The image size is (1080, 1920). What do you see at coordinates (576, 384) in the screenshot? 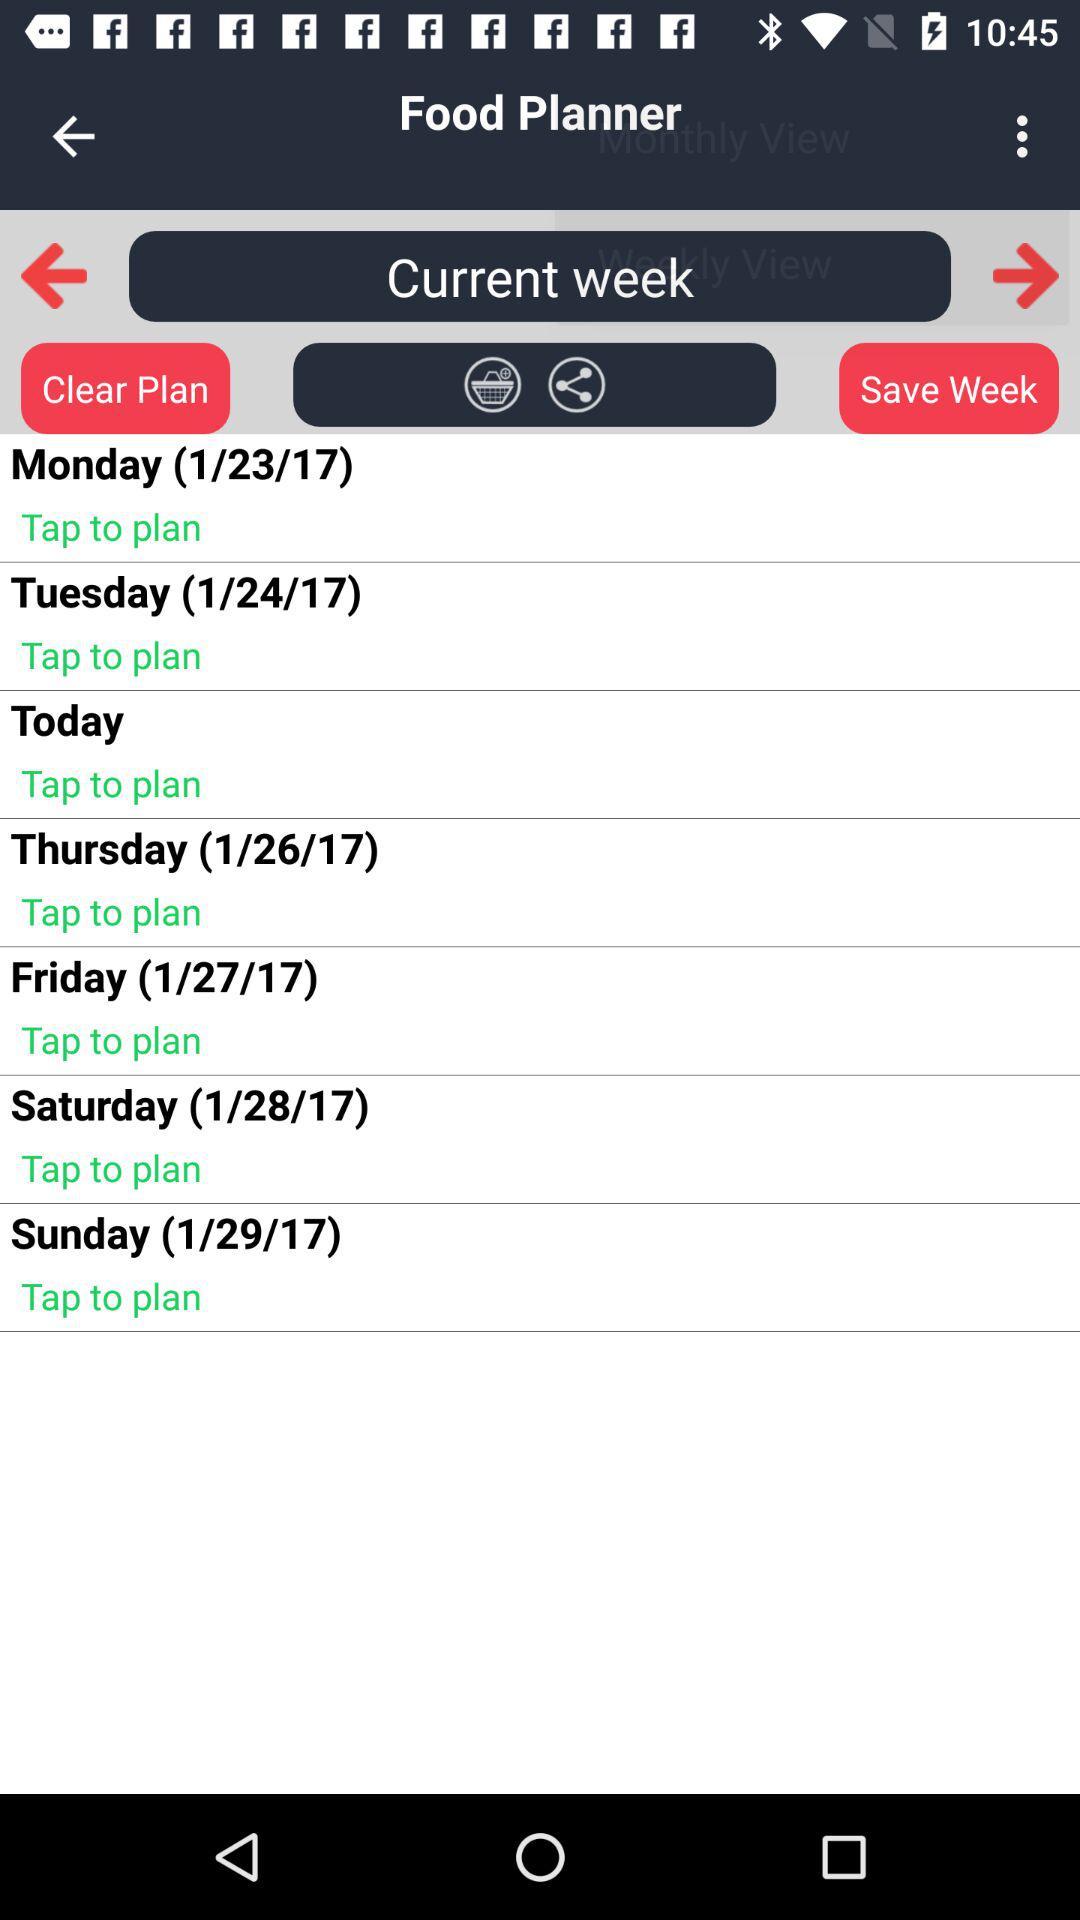
I see `share option` at bounding box center [576, 384].